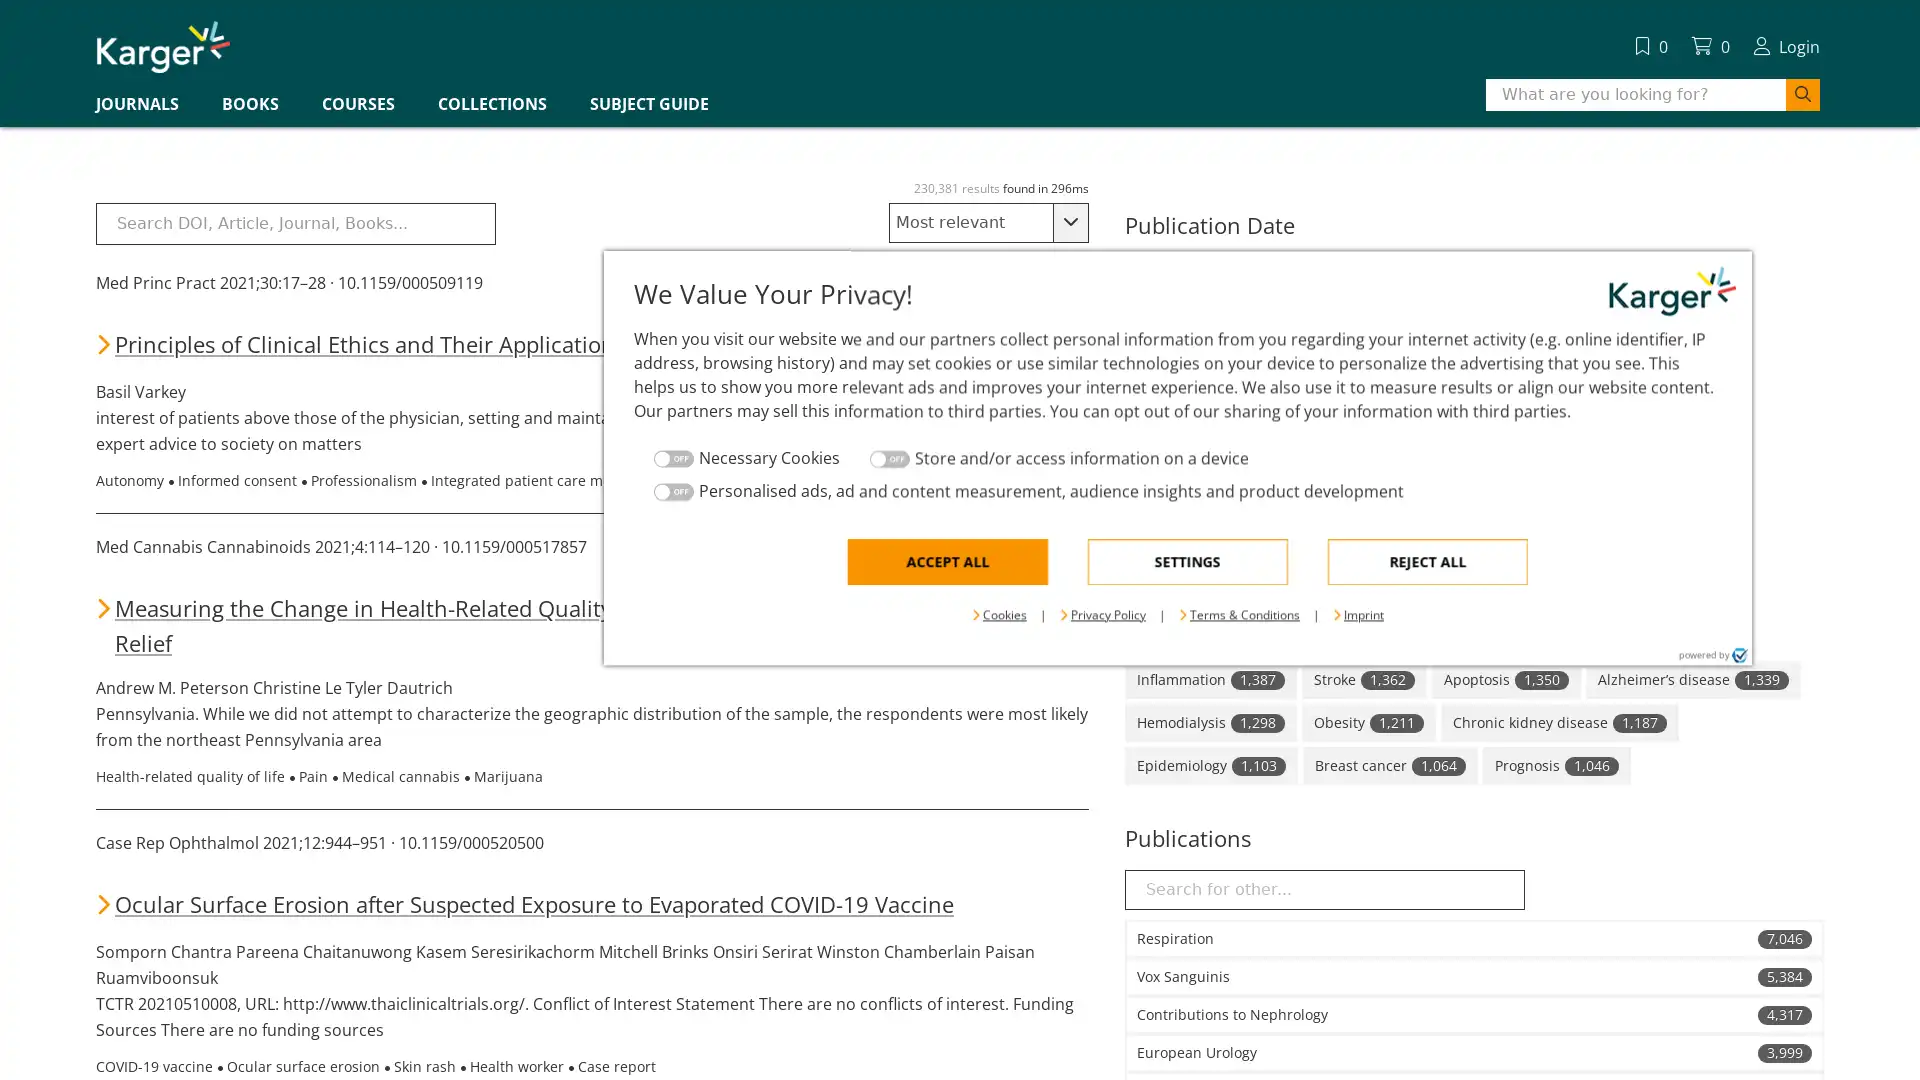 The image size is (1920, 1080). Describe the element at coordinates (1803, 95) in the screenshot. I see `Submit Homepage Search` at that location.